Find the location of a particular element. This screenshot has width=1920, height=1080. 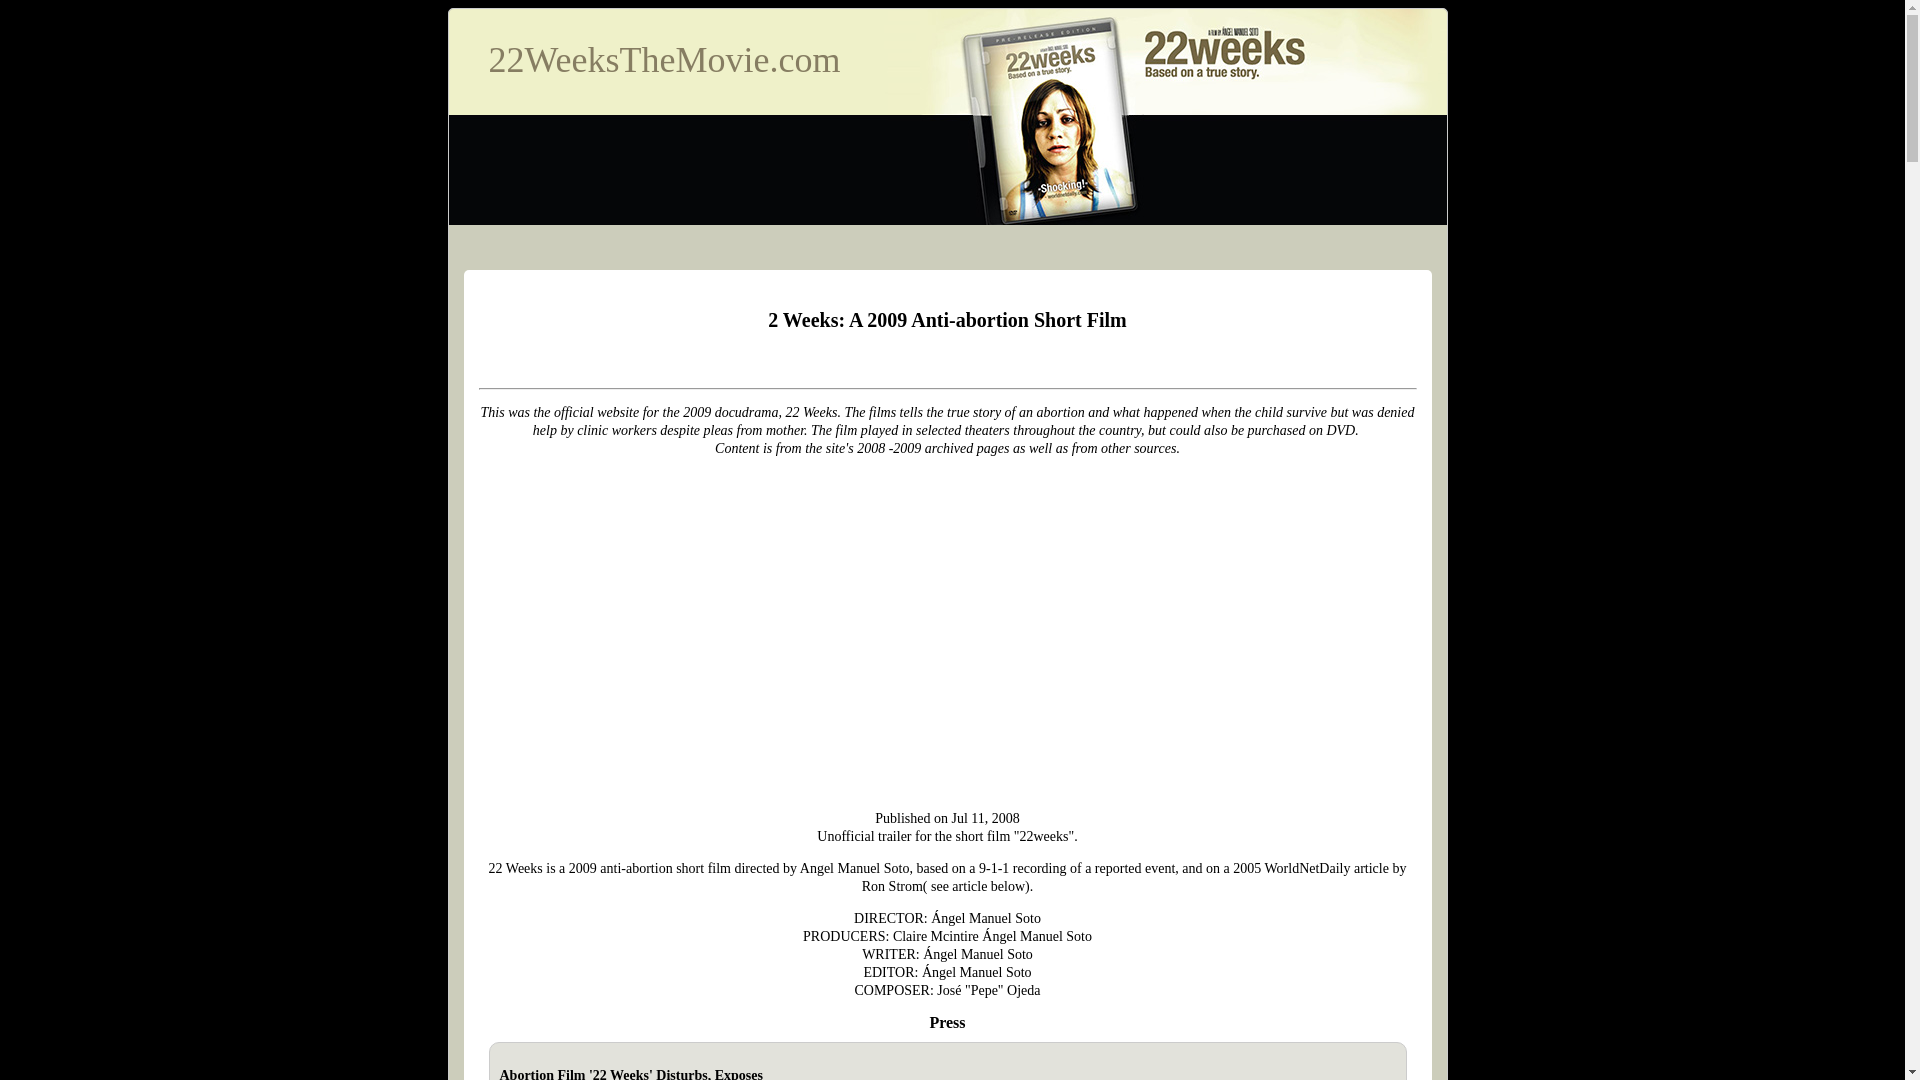

'22WeeksTheMovie.com' is located at coordinates (663, 59).